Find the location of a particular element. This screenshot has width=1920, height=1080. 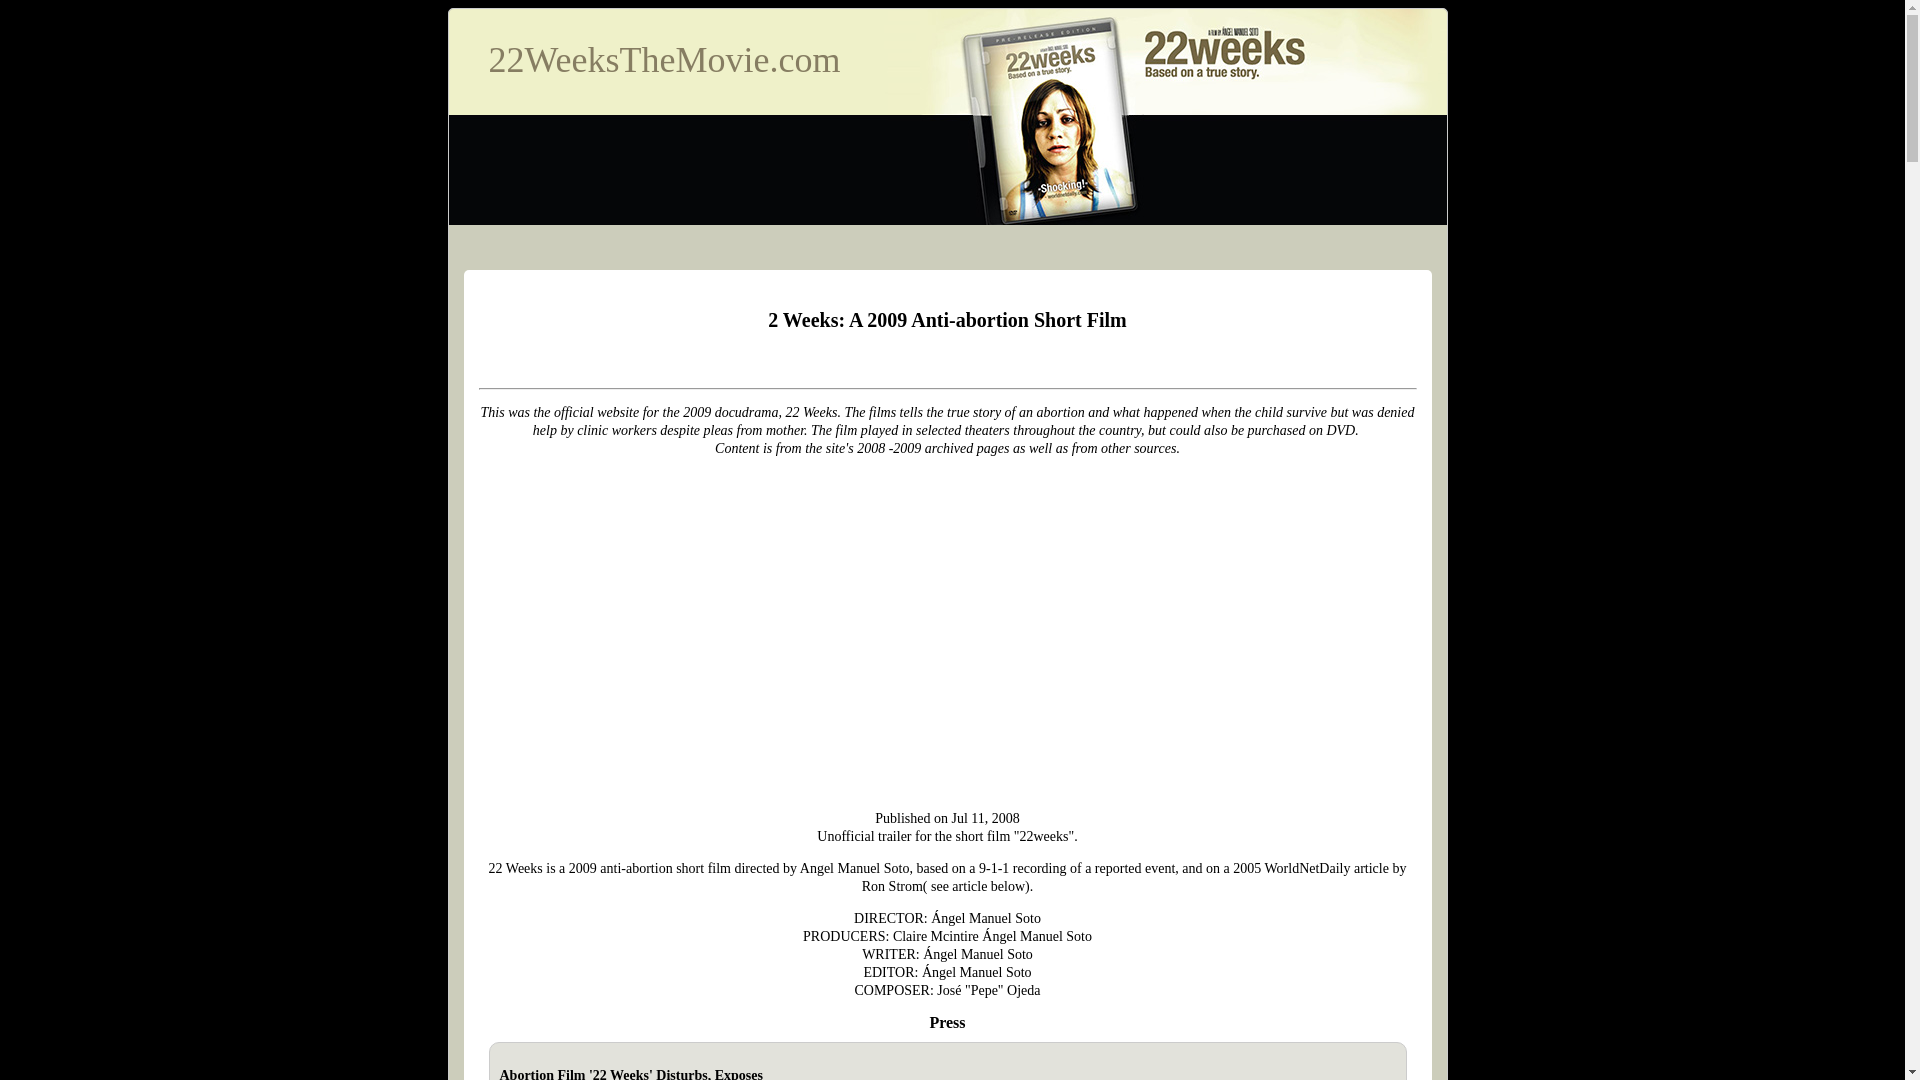

'22WeeksTheMovie.com' is located at coordinates (663, 59).